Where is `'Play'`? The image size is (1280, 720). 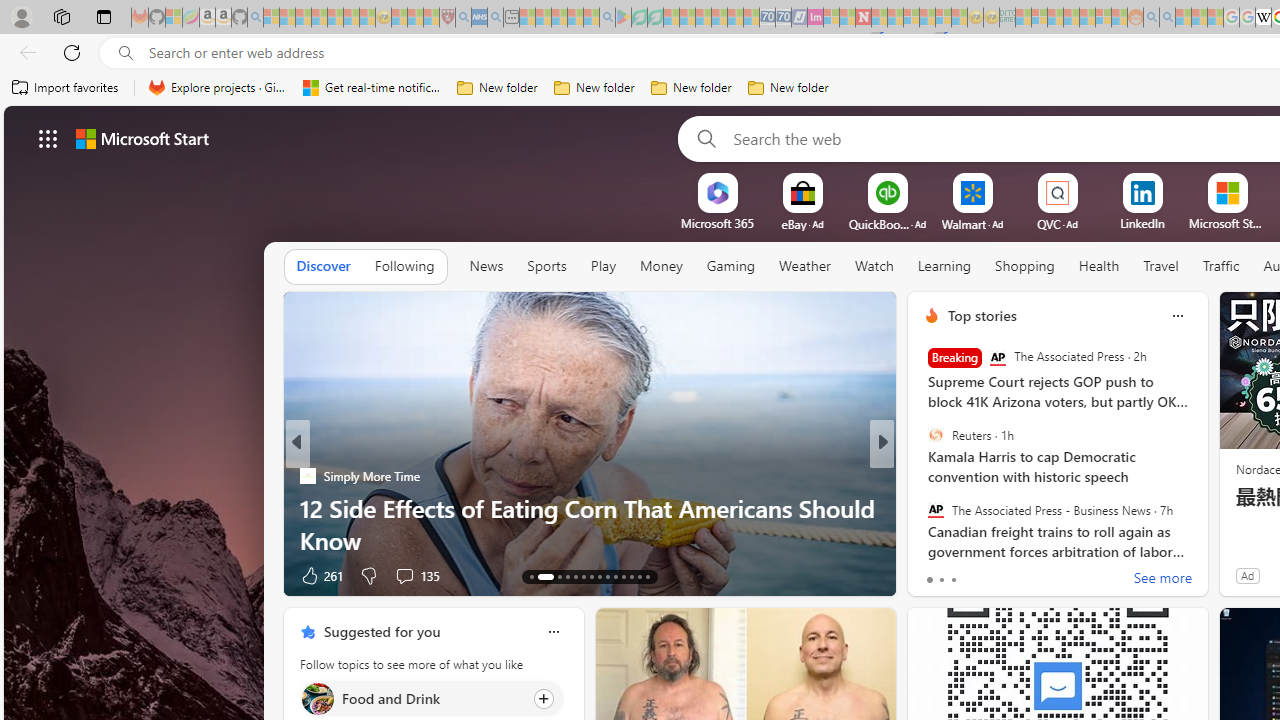
'Play' is located at coordinates (602, 266).